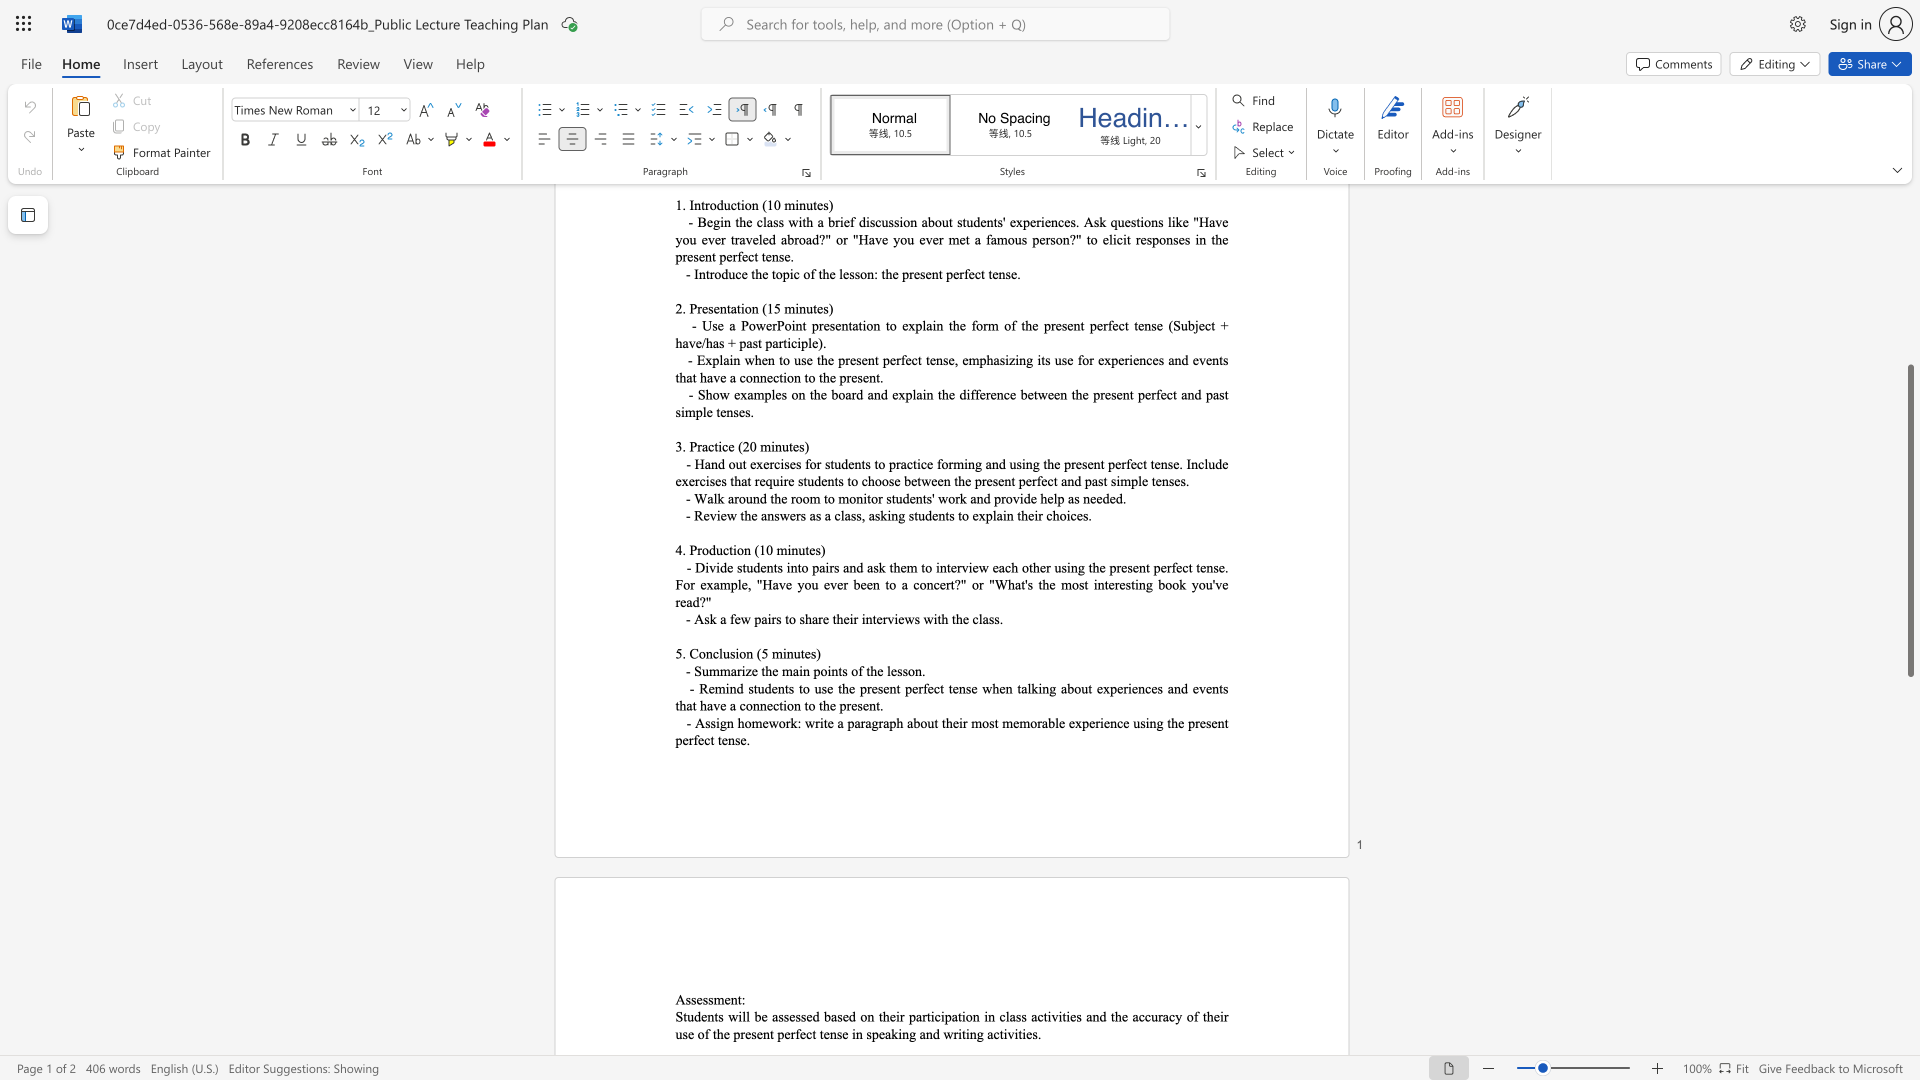 The height and width of the screenshot is (1080, 1920). Describe the element at coordinates (1212, 1016) in the screenshot. I see `the subset text "eir use of the pre" within the text "Students will be assessed based on their participation in class activities and the accuracy of their use of the present perfect tense in speaking and writing activities."` at that location.